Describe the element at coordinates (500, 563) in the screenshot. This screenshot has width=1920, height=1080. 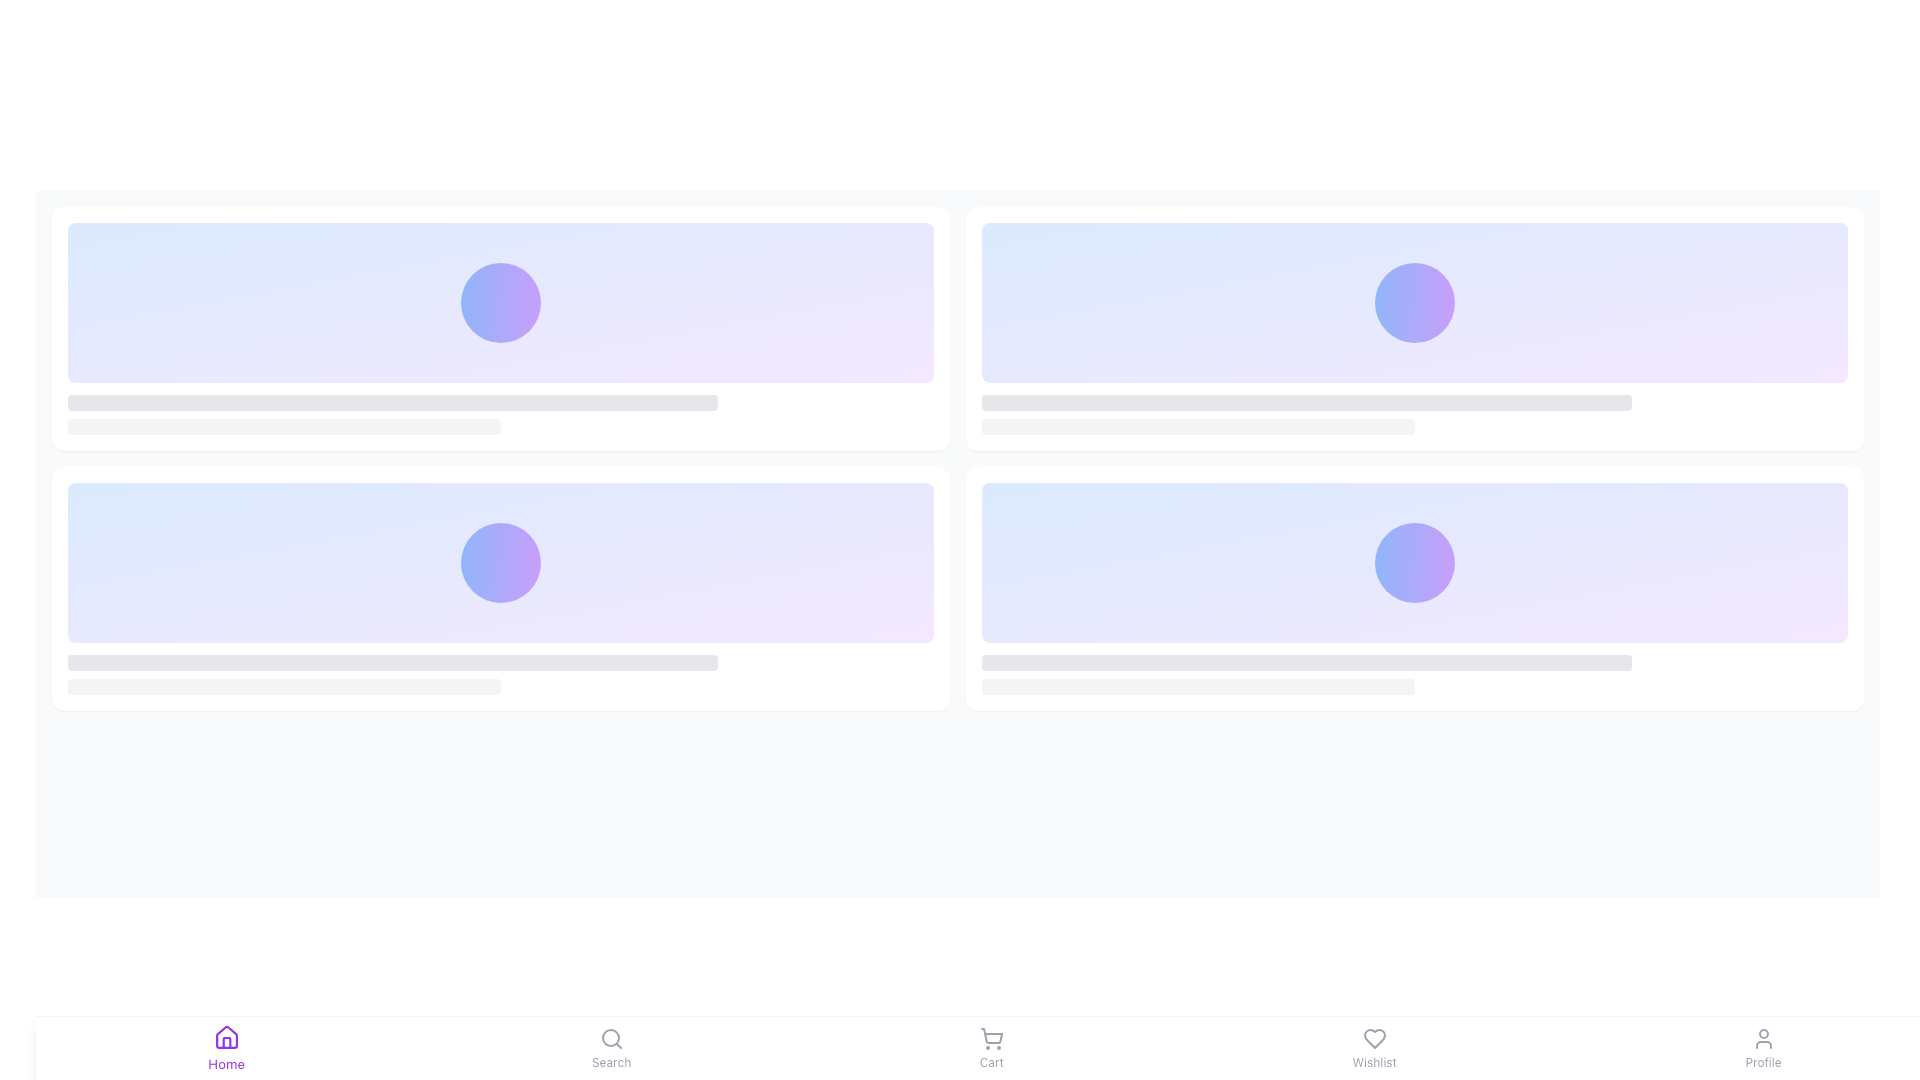
I see `the section with a decorative gradient background that features a gradient from light blue to light purple and includes a centered circular element with a gradient from blue to purple` at that location.